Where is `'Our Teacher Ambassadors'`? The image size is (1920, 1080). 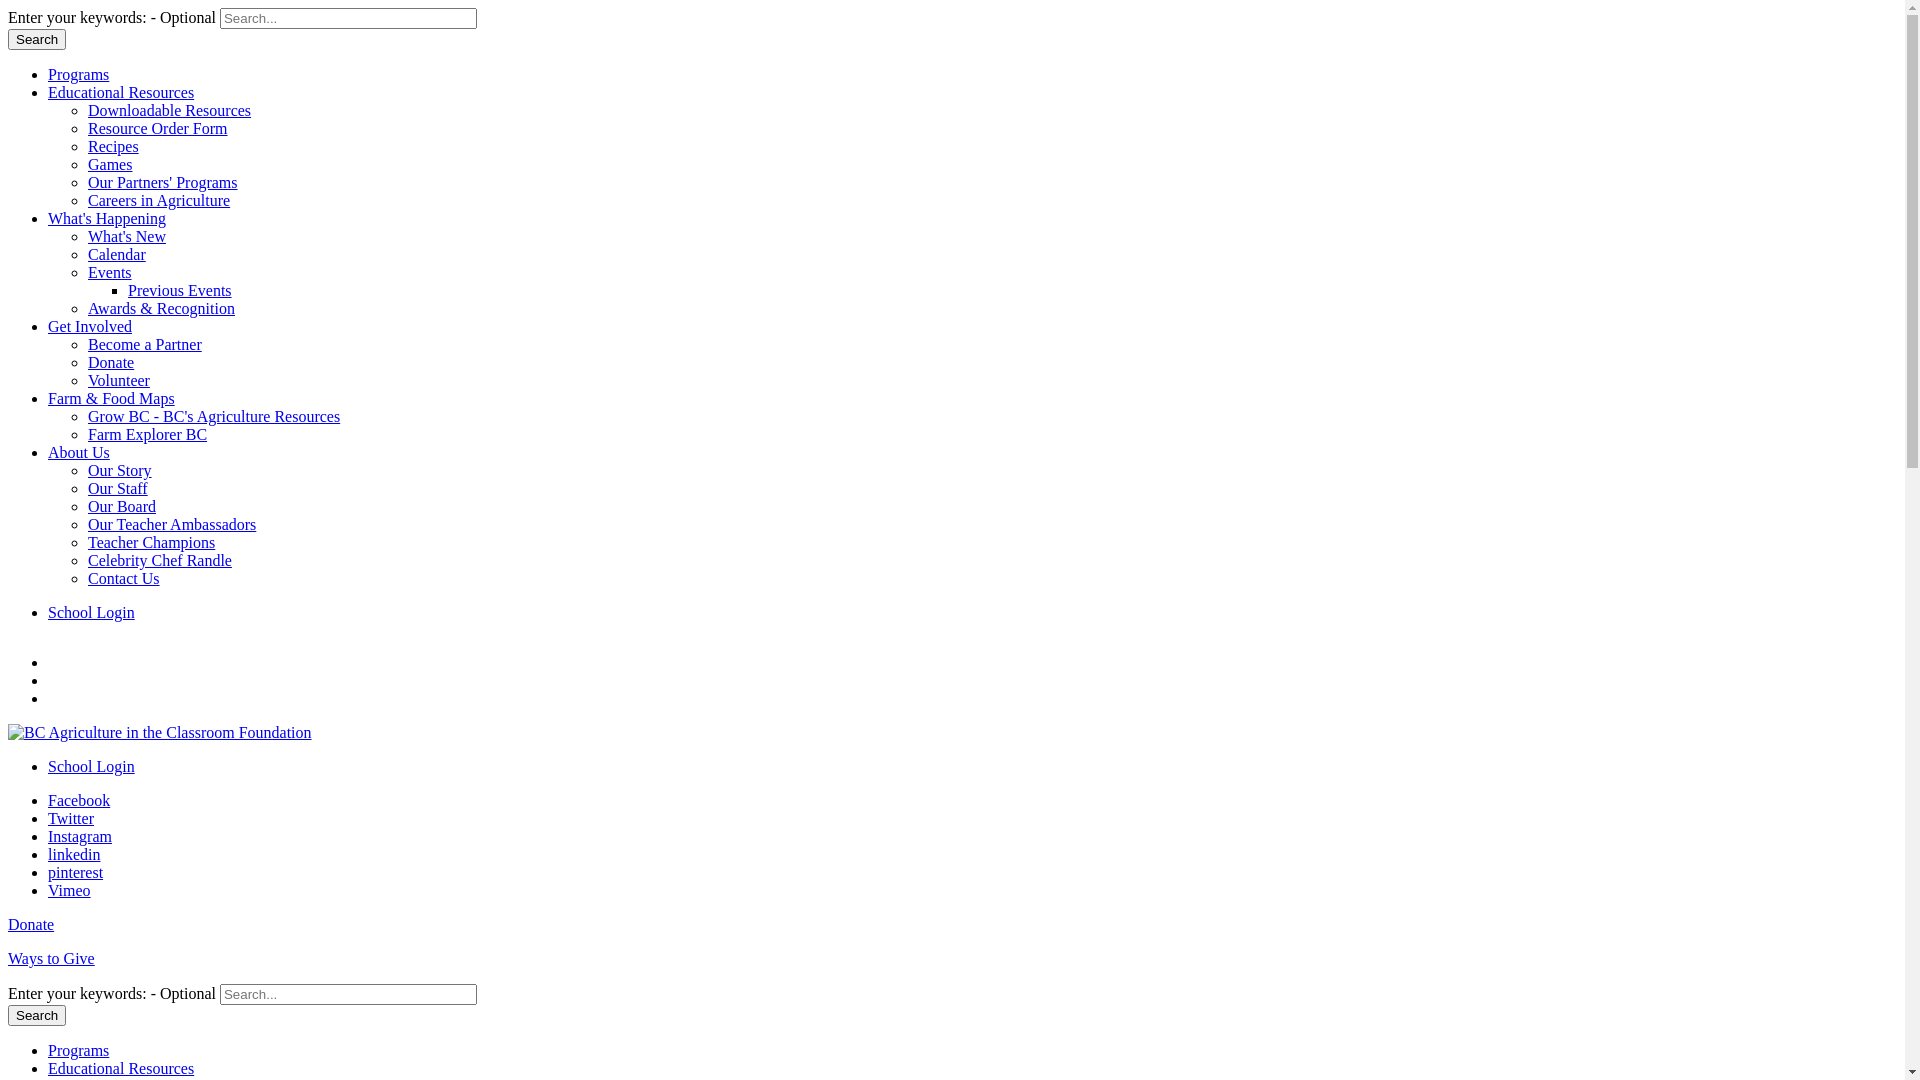
'Our Teacher Ambassadors' is located at coordinates (172, 523).